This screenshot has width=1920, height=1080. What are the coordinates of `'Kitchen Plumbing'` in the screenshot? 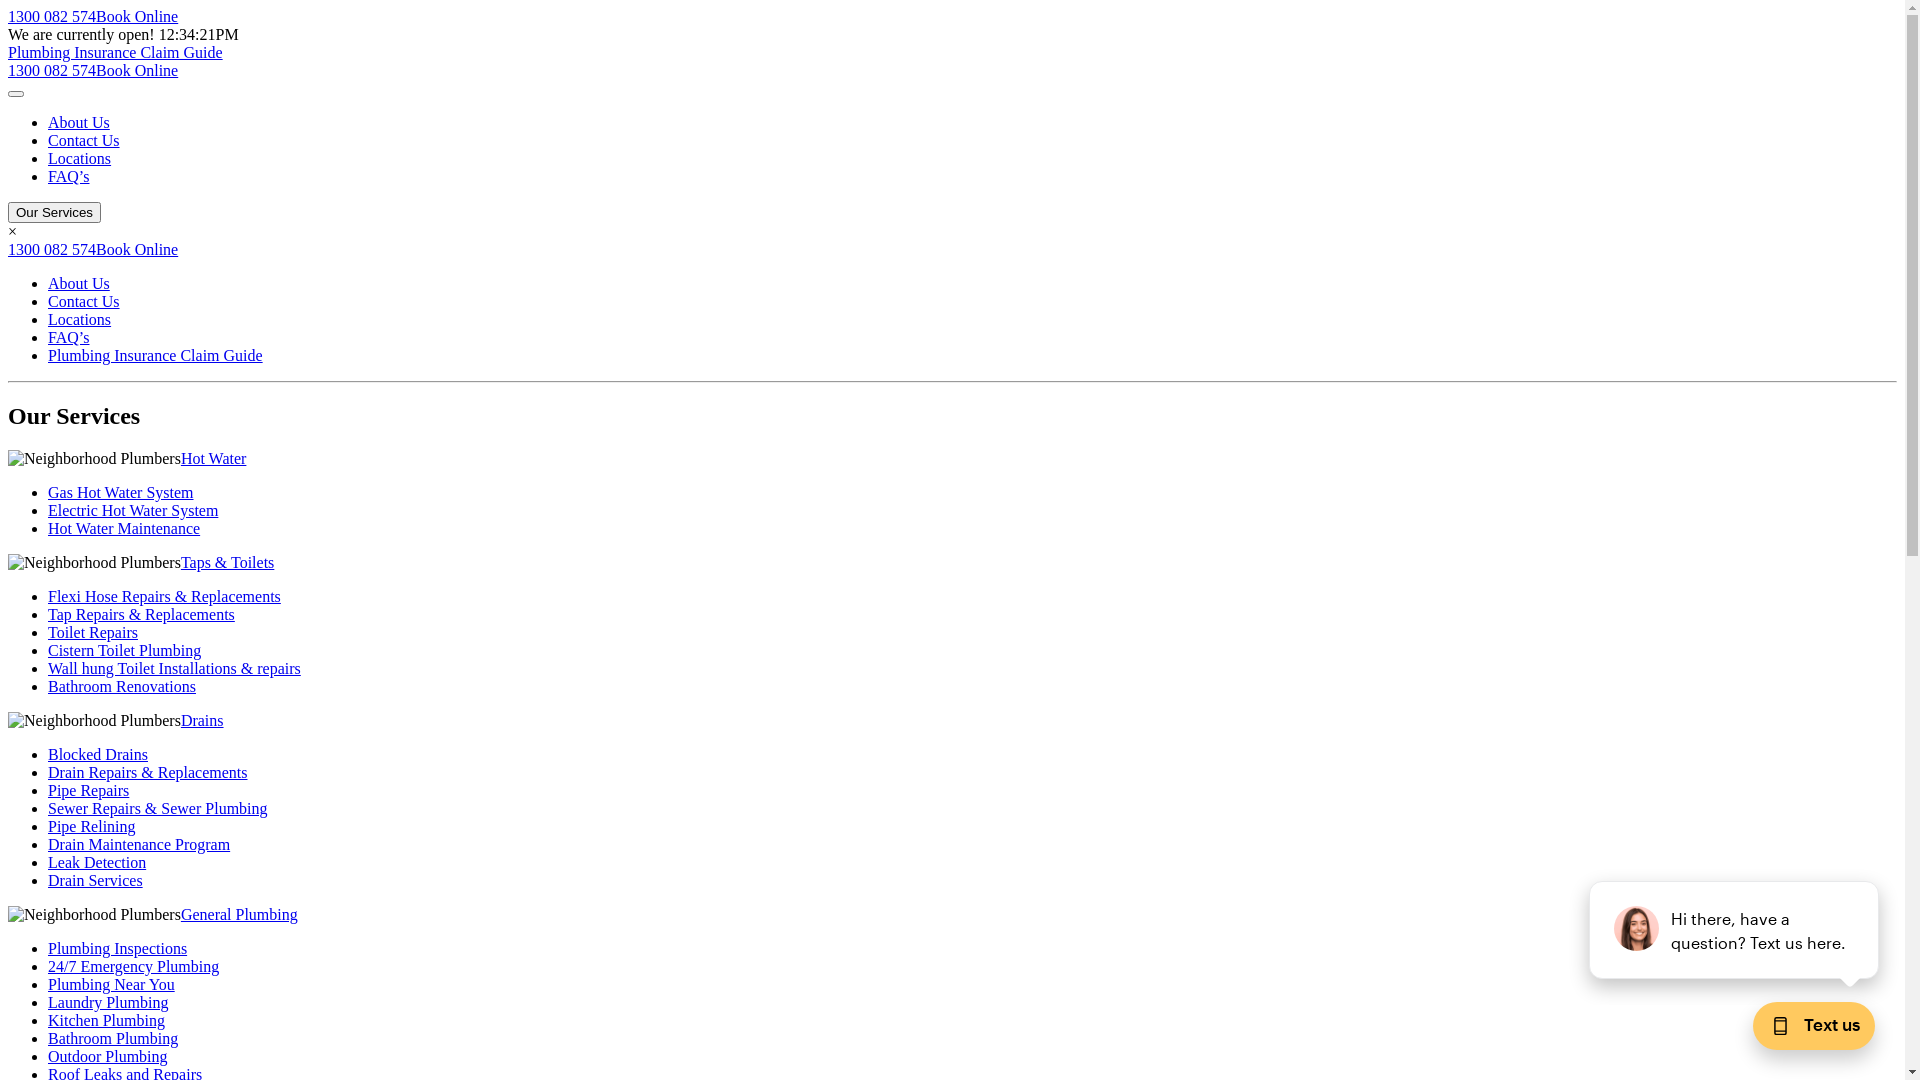 It's located at (105, 1020).